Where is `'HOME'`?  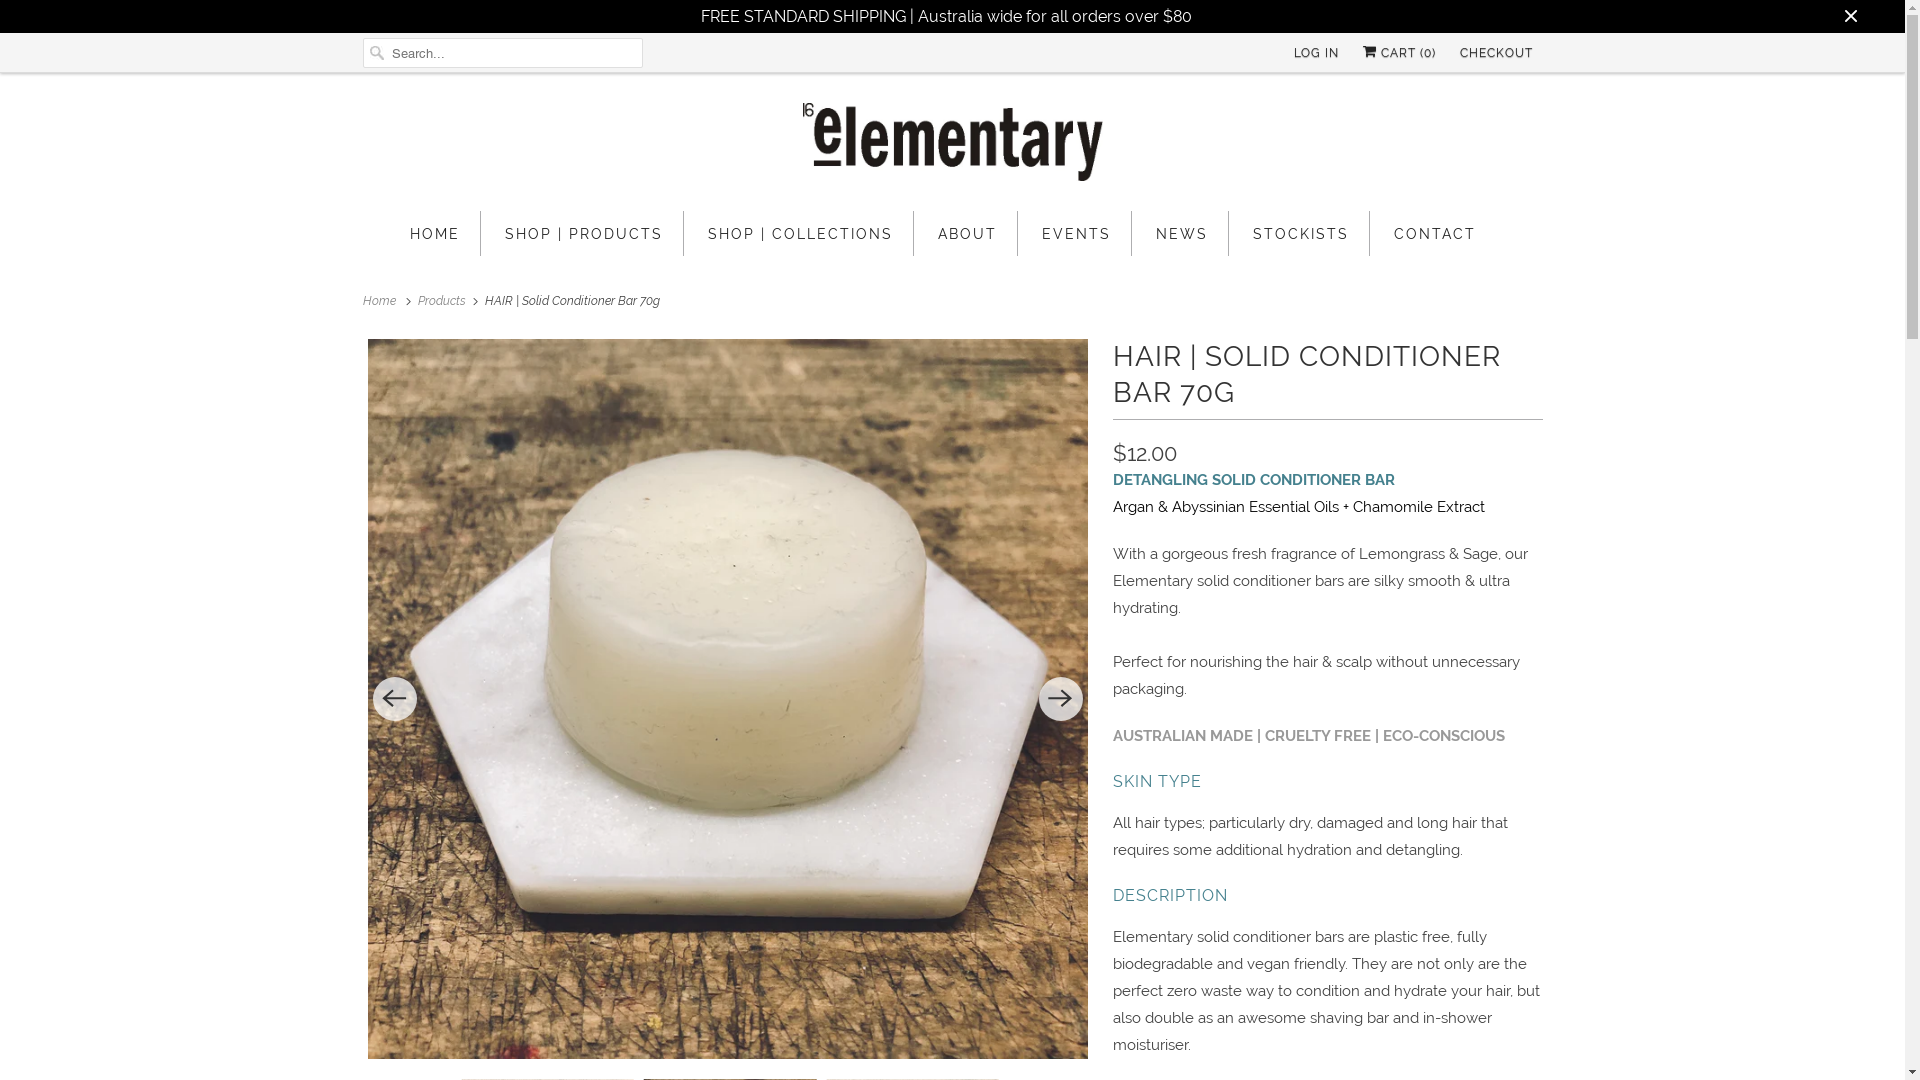 'HOME' is located at coordinates (434, 232).